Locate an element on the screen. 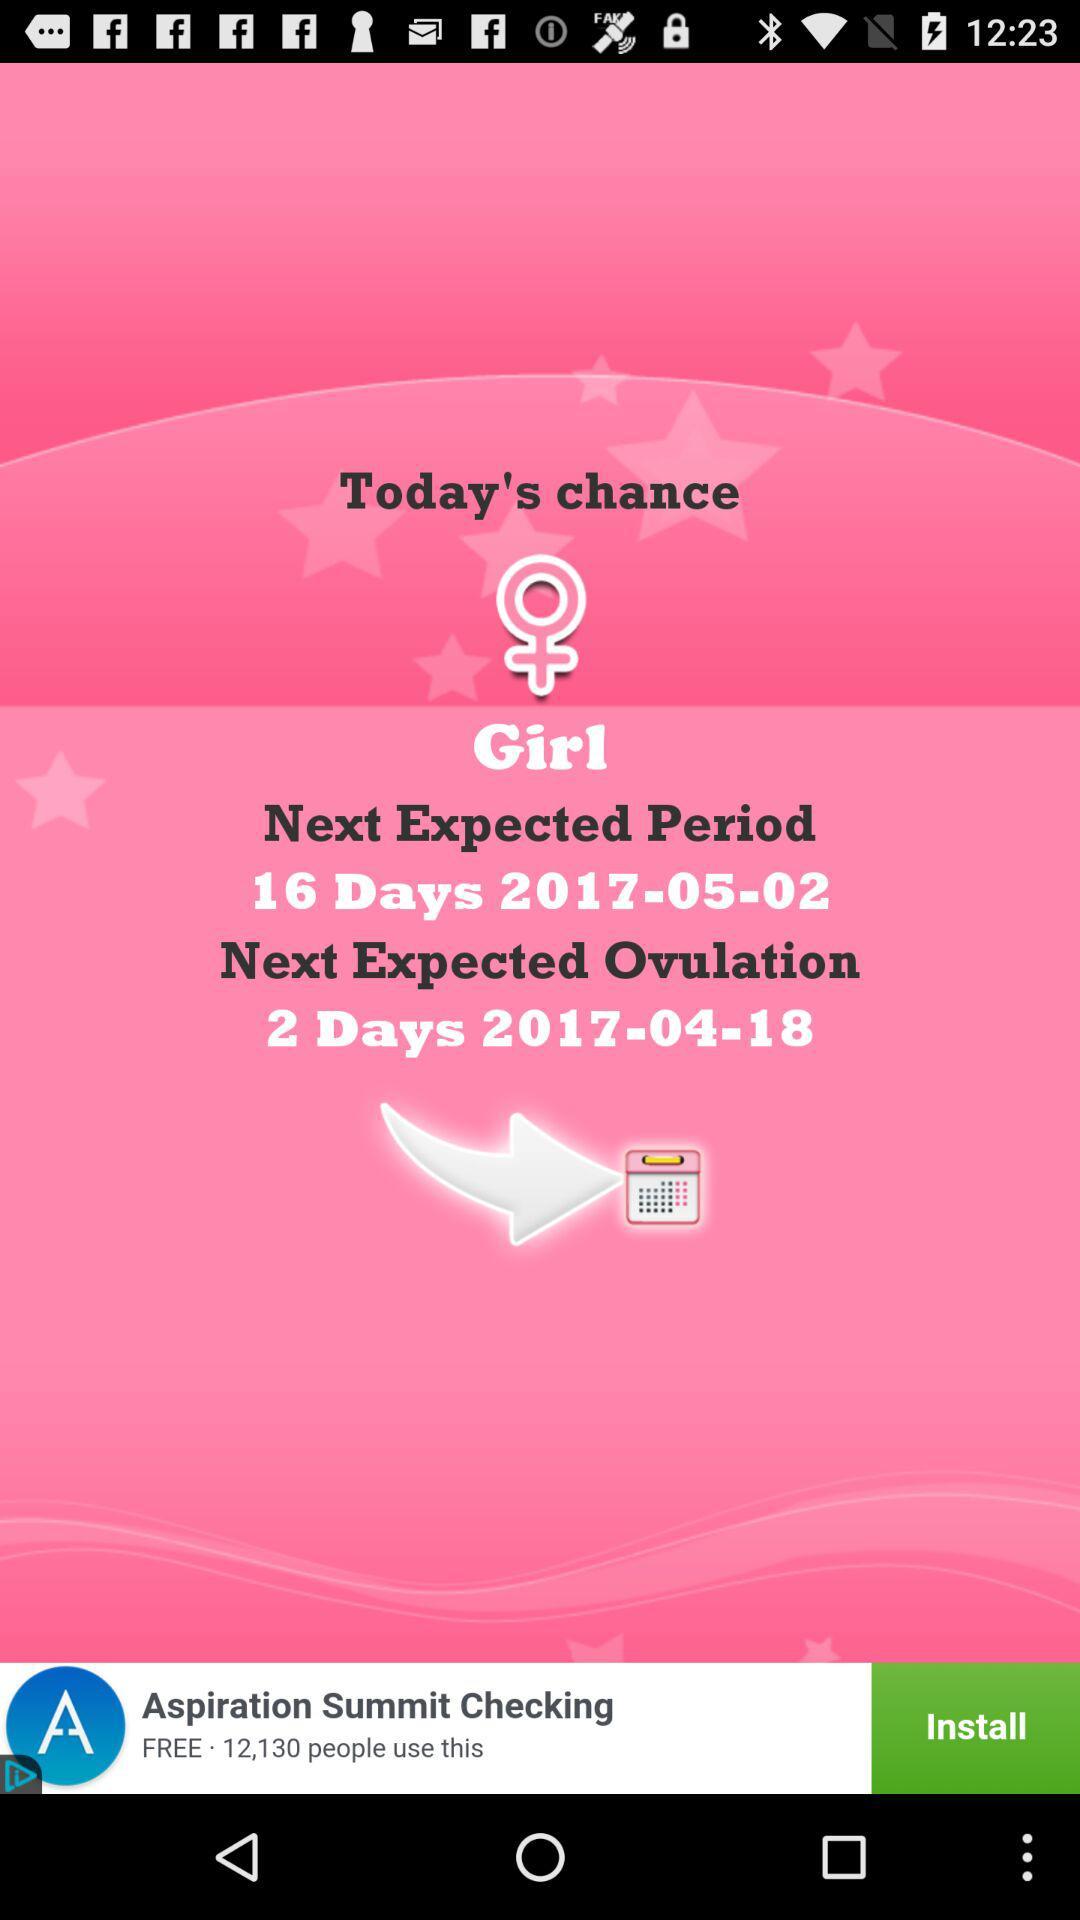 Image resolution: width=1080 pixels, height=1920 pixels. calendar date display is located at coordinates (540, 1172).